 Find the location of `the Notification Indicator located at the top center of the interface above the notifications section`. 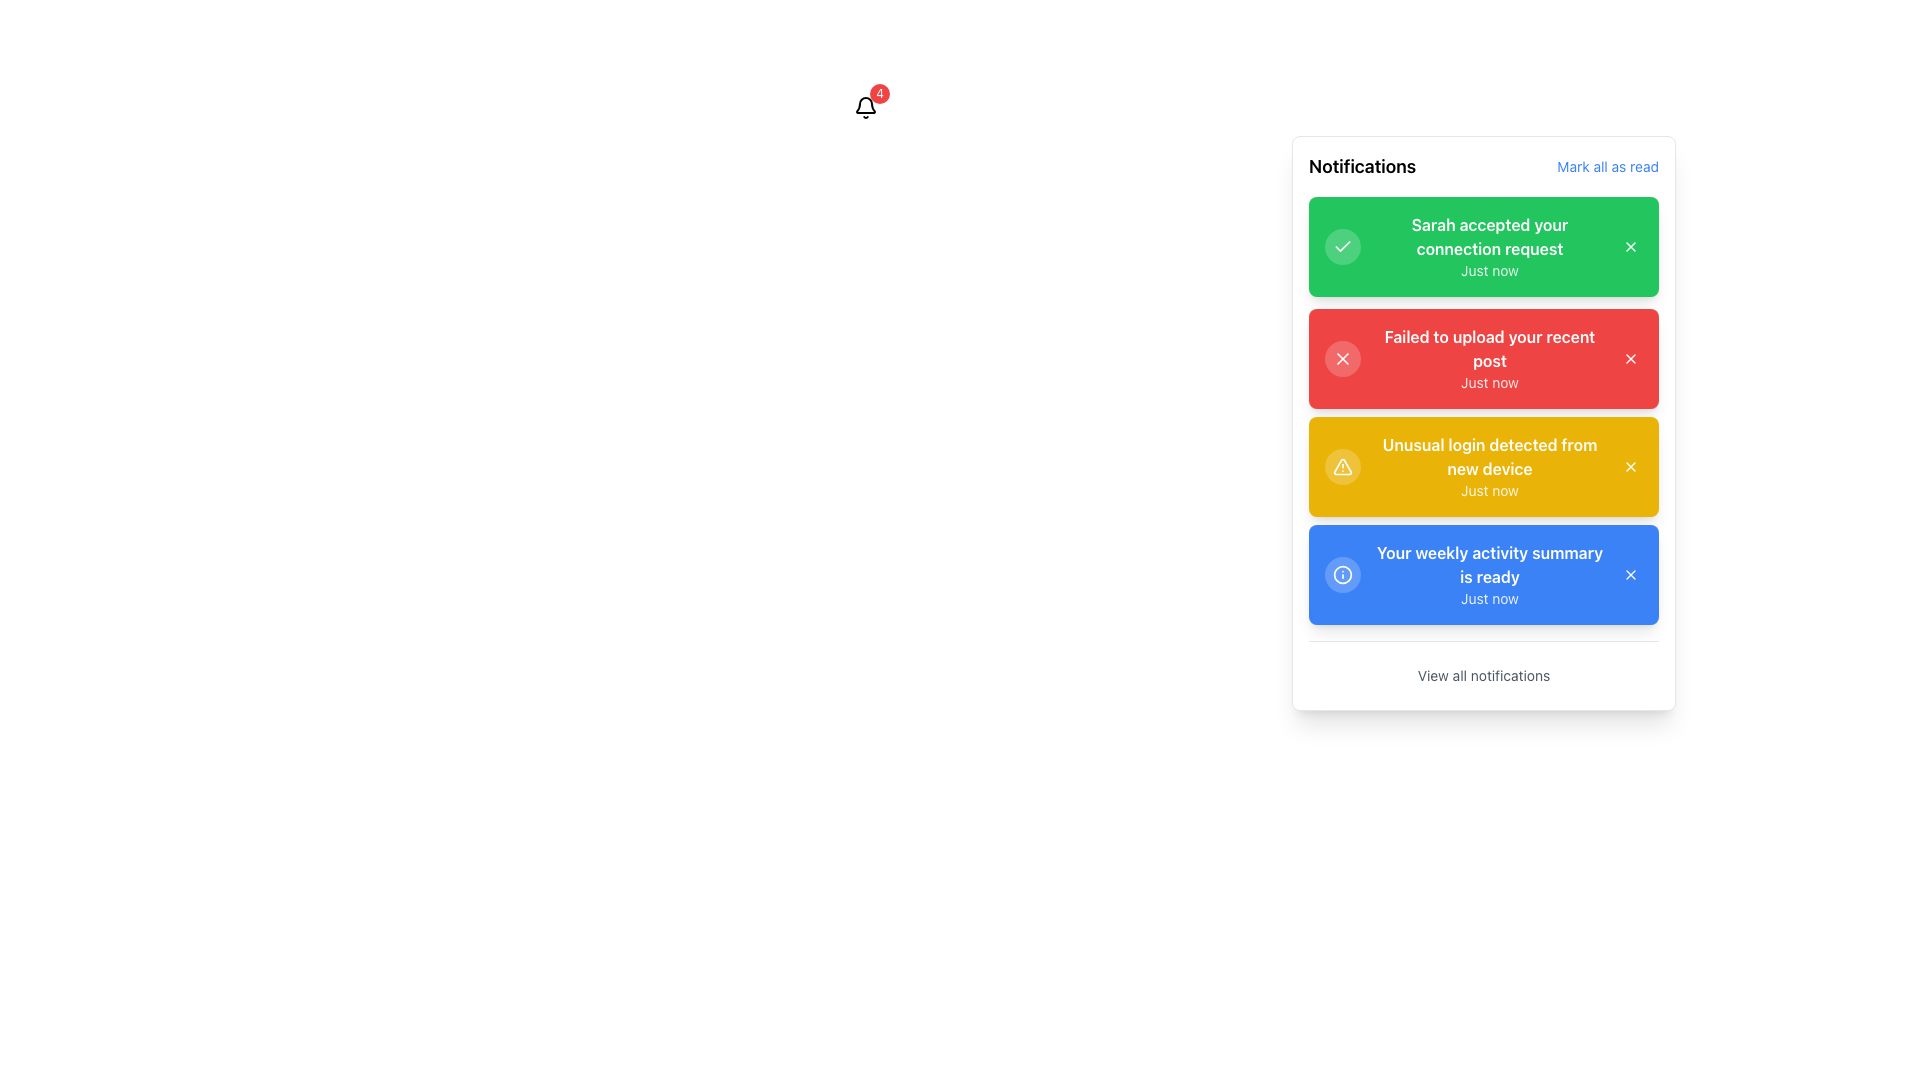

the Notification Indicator located at the top center of the interface above the notifications section is located at coordinates (865, 108).